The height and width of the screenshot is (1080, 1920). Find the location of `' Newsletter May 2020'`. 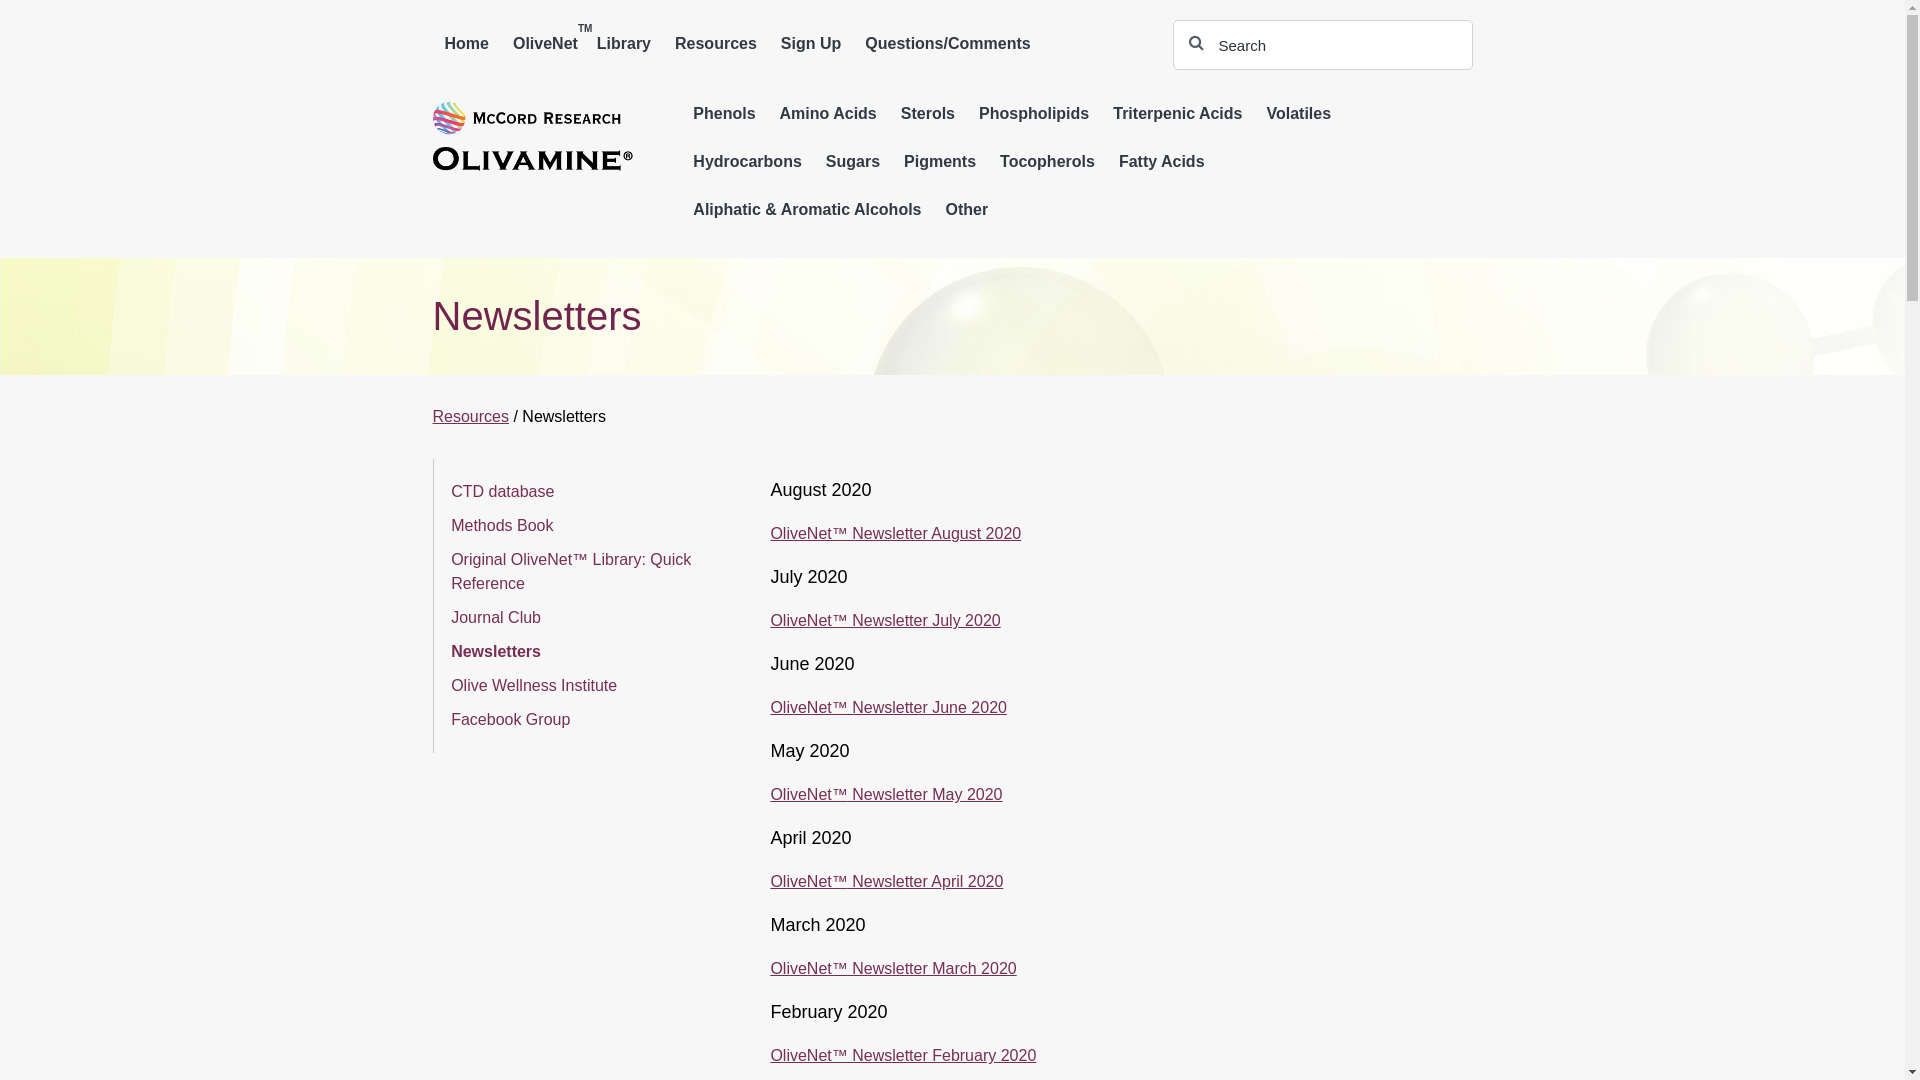

' Newsletter May 2020' is located at coordinates (924, 793).